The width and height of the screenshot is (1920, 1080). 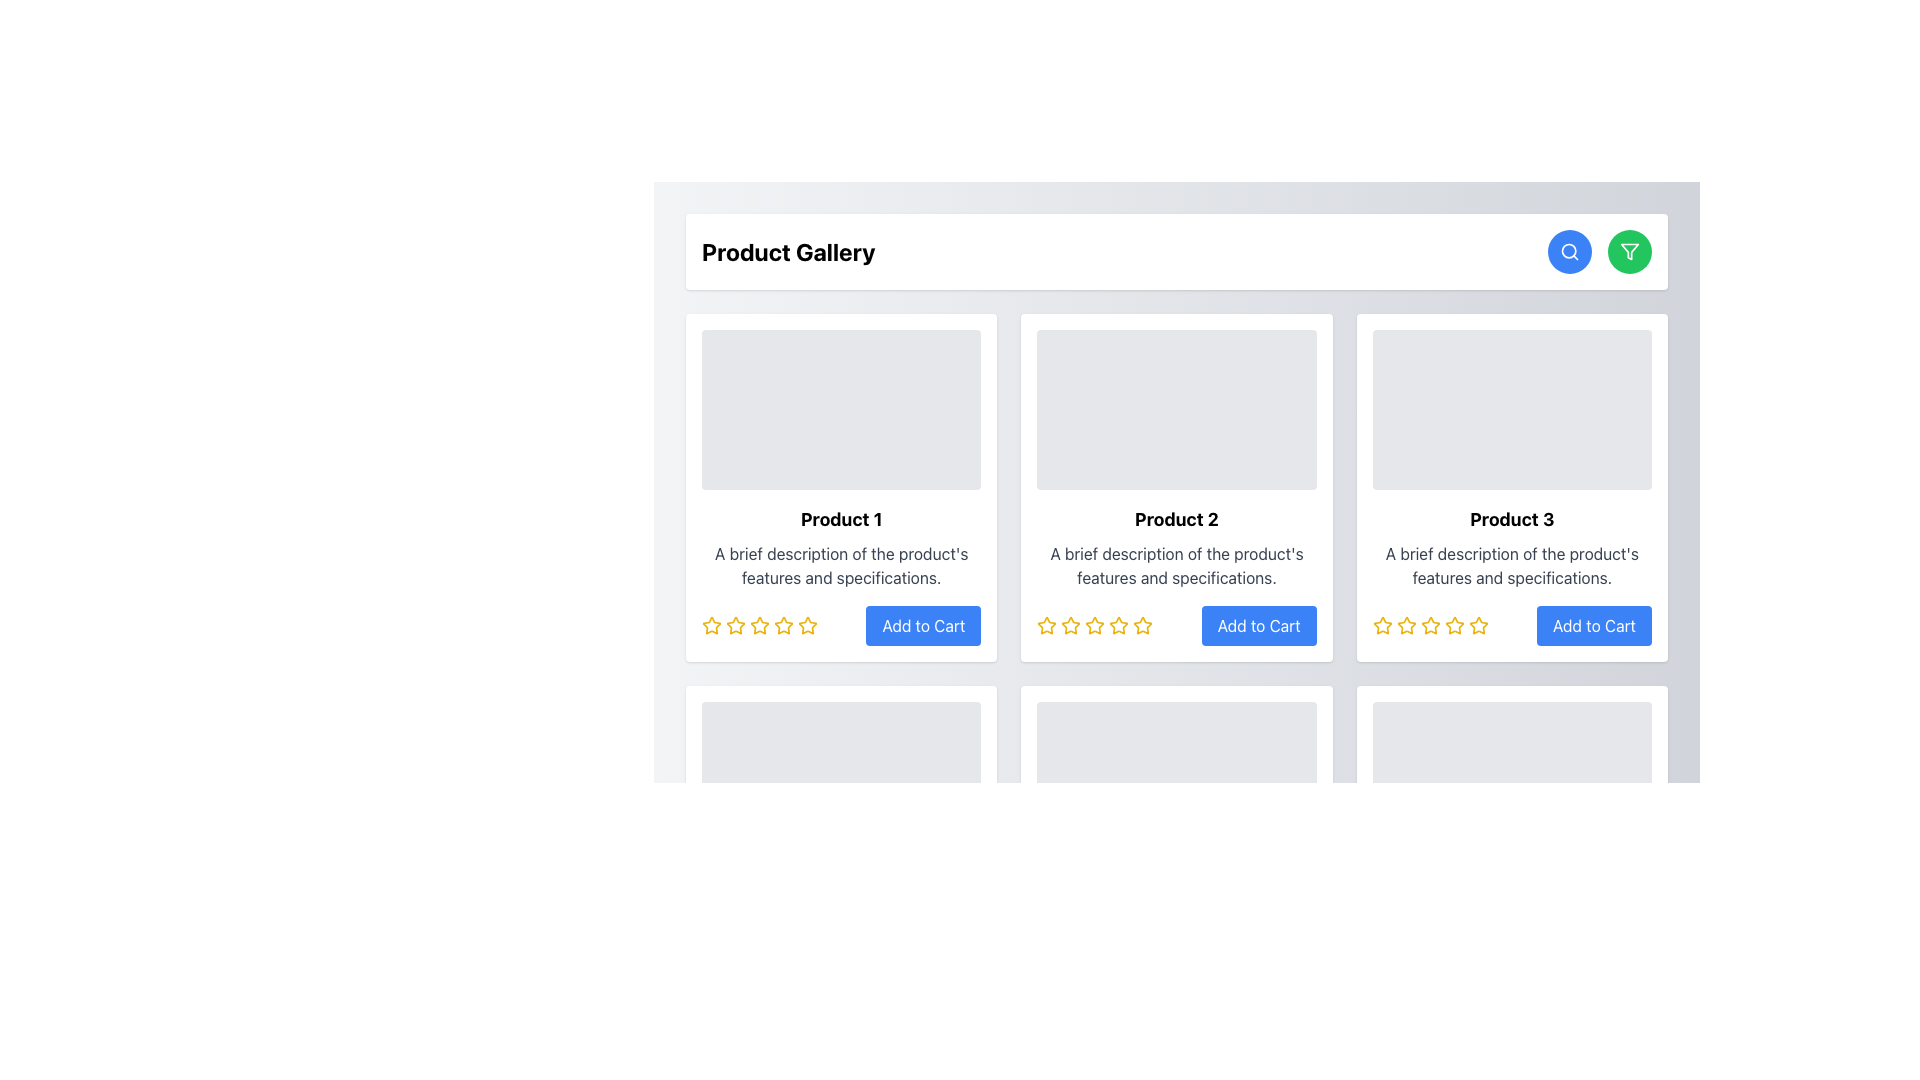 What do you see at coordinates (841, 566) in the screenshot?
I see `the textual description element located in the first product card, positioned below the title 'Product 1' and above the rating stars and 'Add to Cart' button` at bounding box center [841, 566].